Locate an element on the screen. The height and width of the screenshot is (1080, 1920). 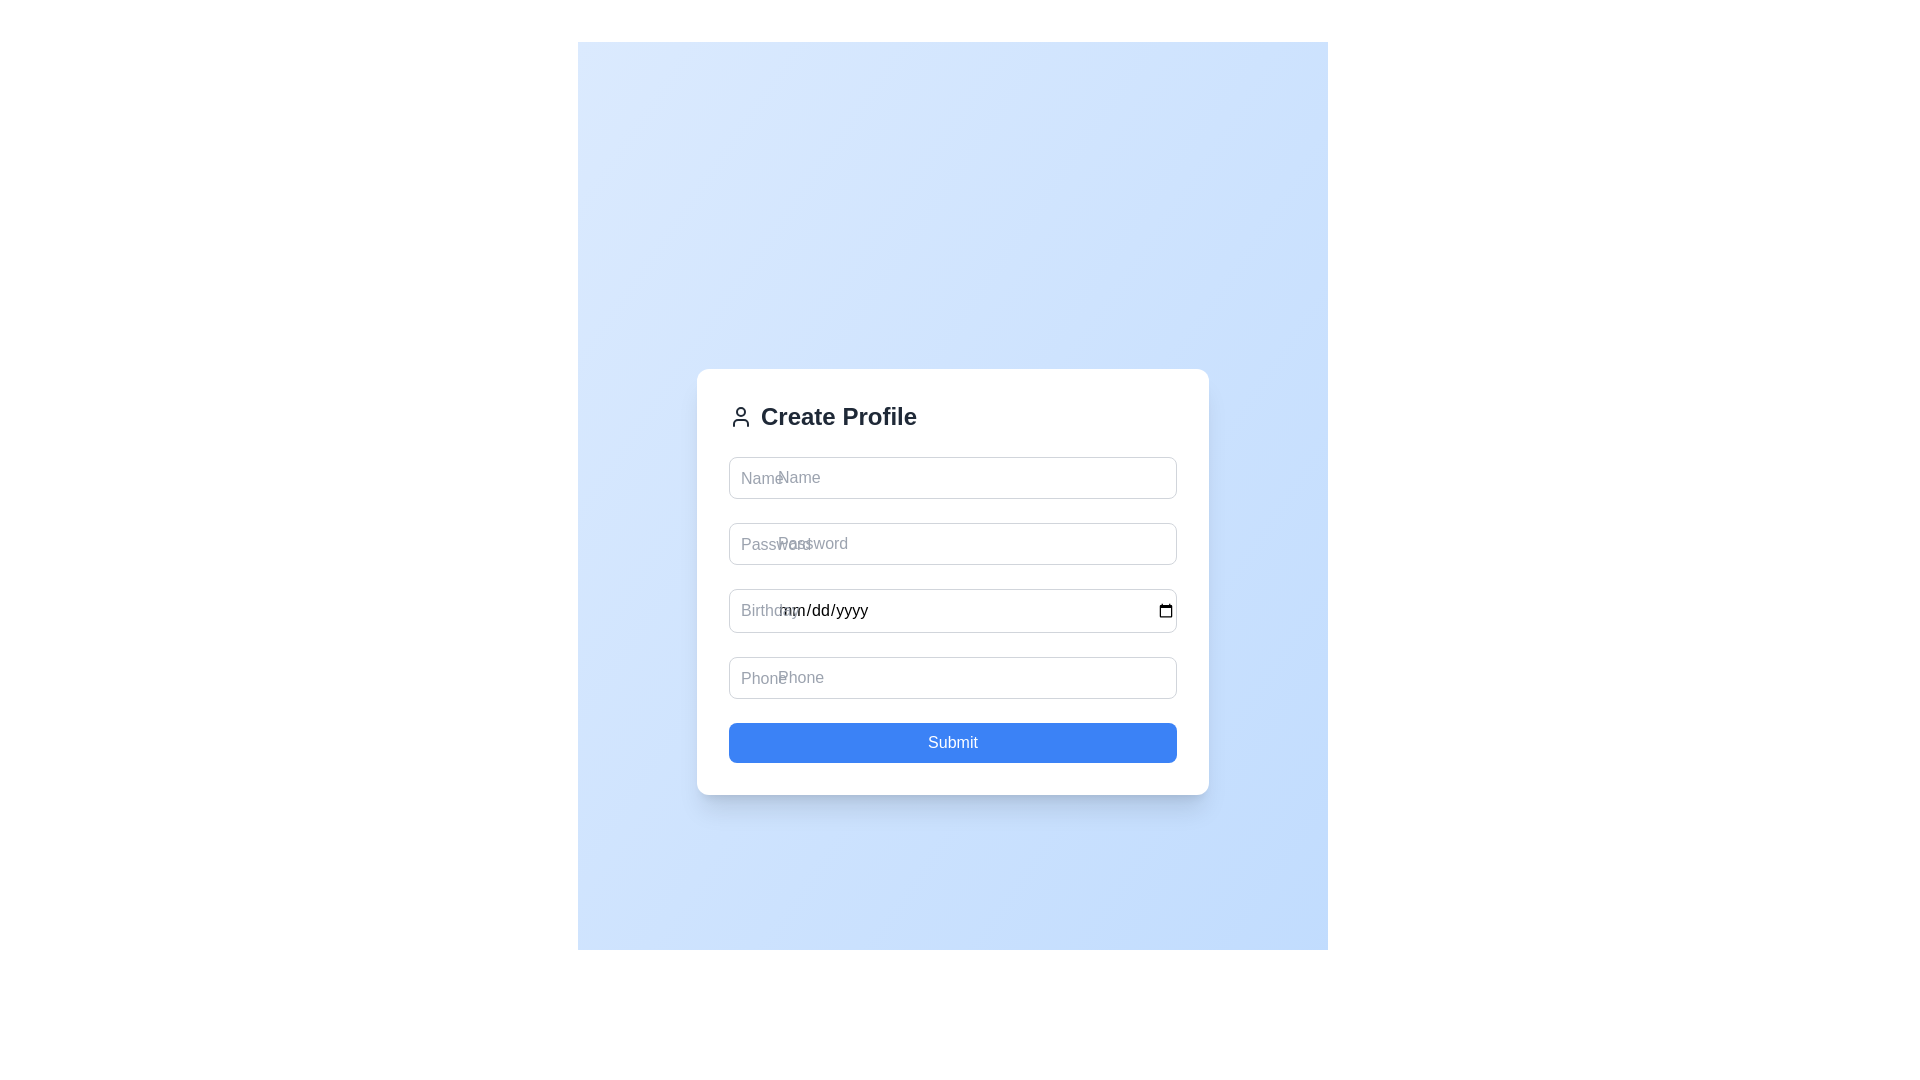
the 'Phone' label, which is styled in gray and positioned at the upper-left corner of the phone number input field in the form is located at coordinates (763, 677).